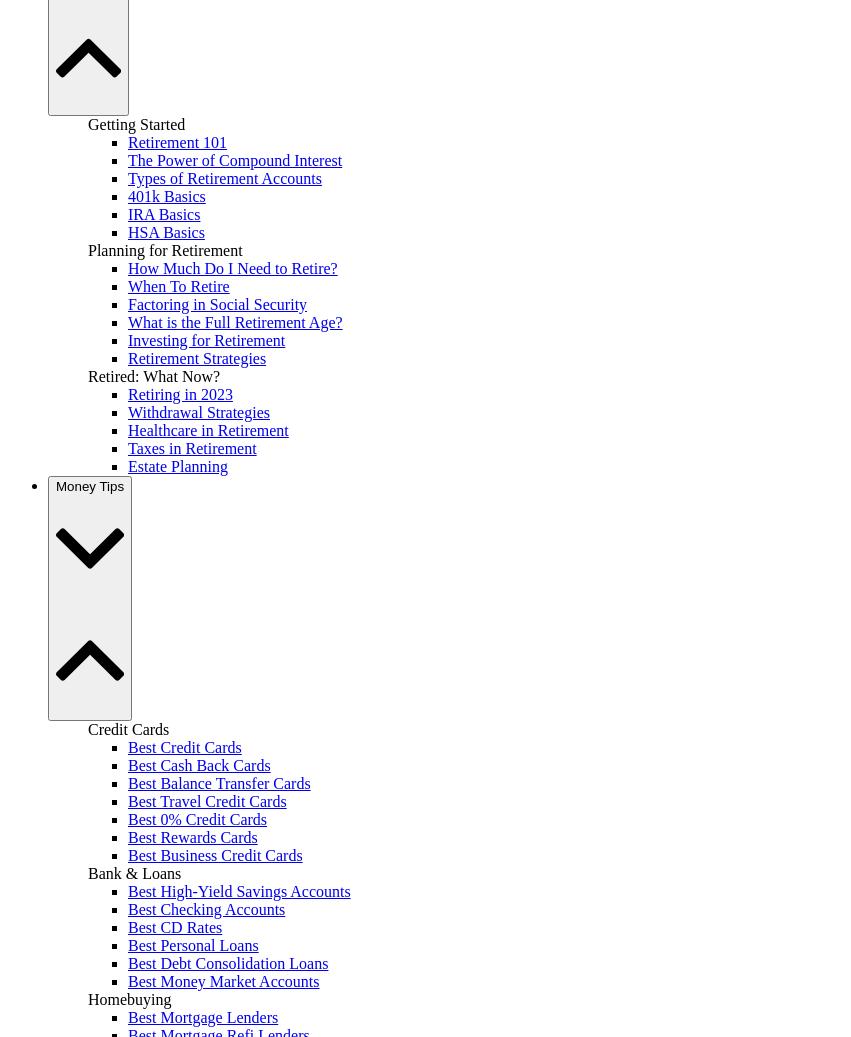  I want to click on 'The Power of Compound Interest', so click(233, 158).